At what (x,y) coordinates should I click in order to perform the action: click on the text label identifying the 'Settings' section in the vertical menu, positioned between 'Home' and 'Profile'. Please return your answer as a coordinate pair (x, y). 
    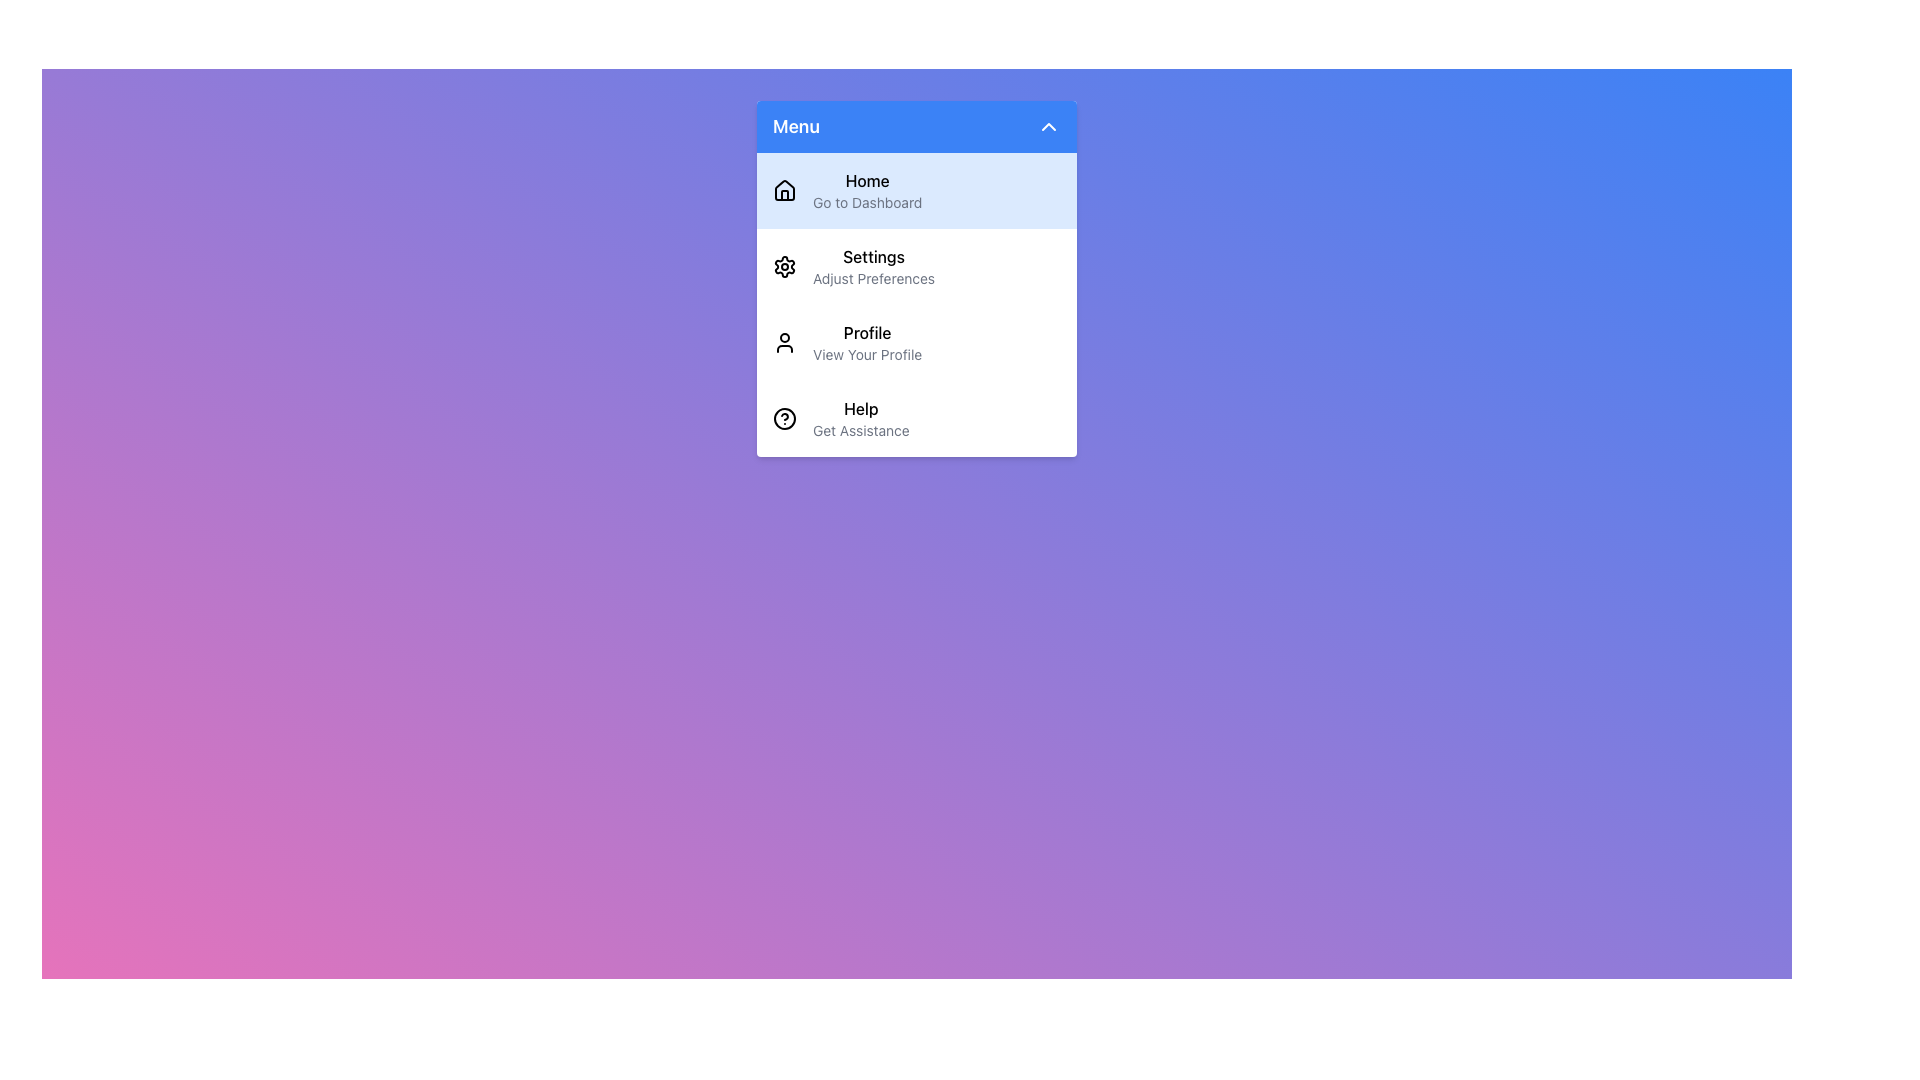
    Looking at the image, I should click on (873, 256).